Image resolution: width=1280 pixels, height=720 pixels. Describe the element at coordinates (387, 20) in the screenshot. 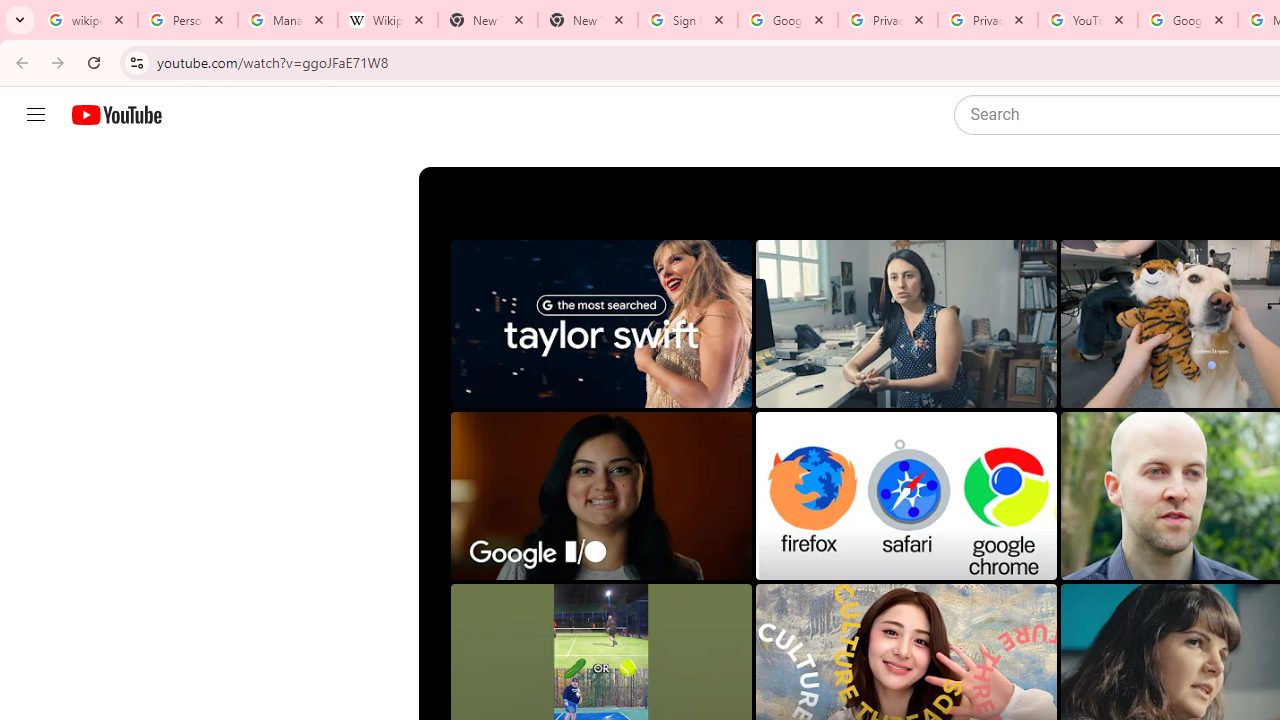

I see `'Wikipedia:Edit requests - Wikipedia'` at that location.